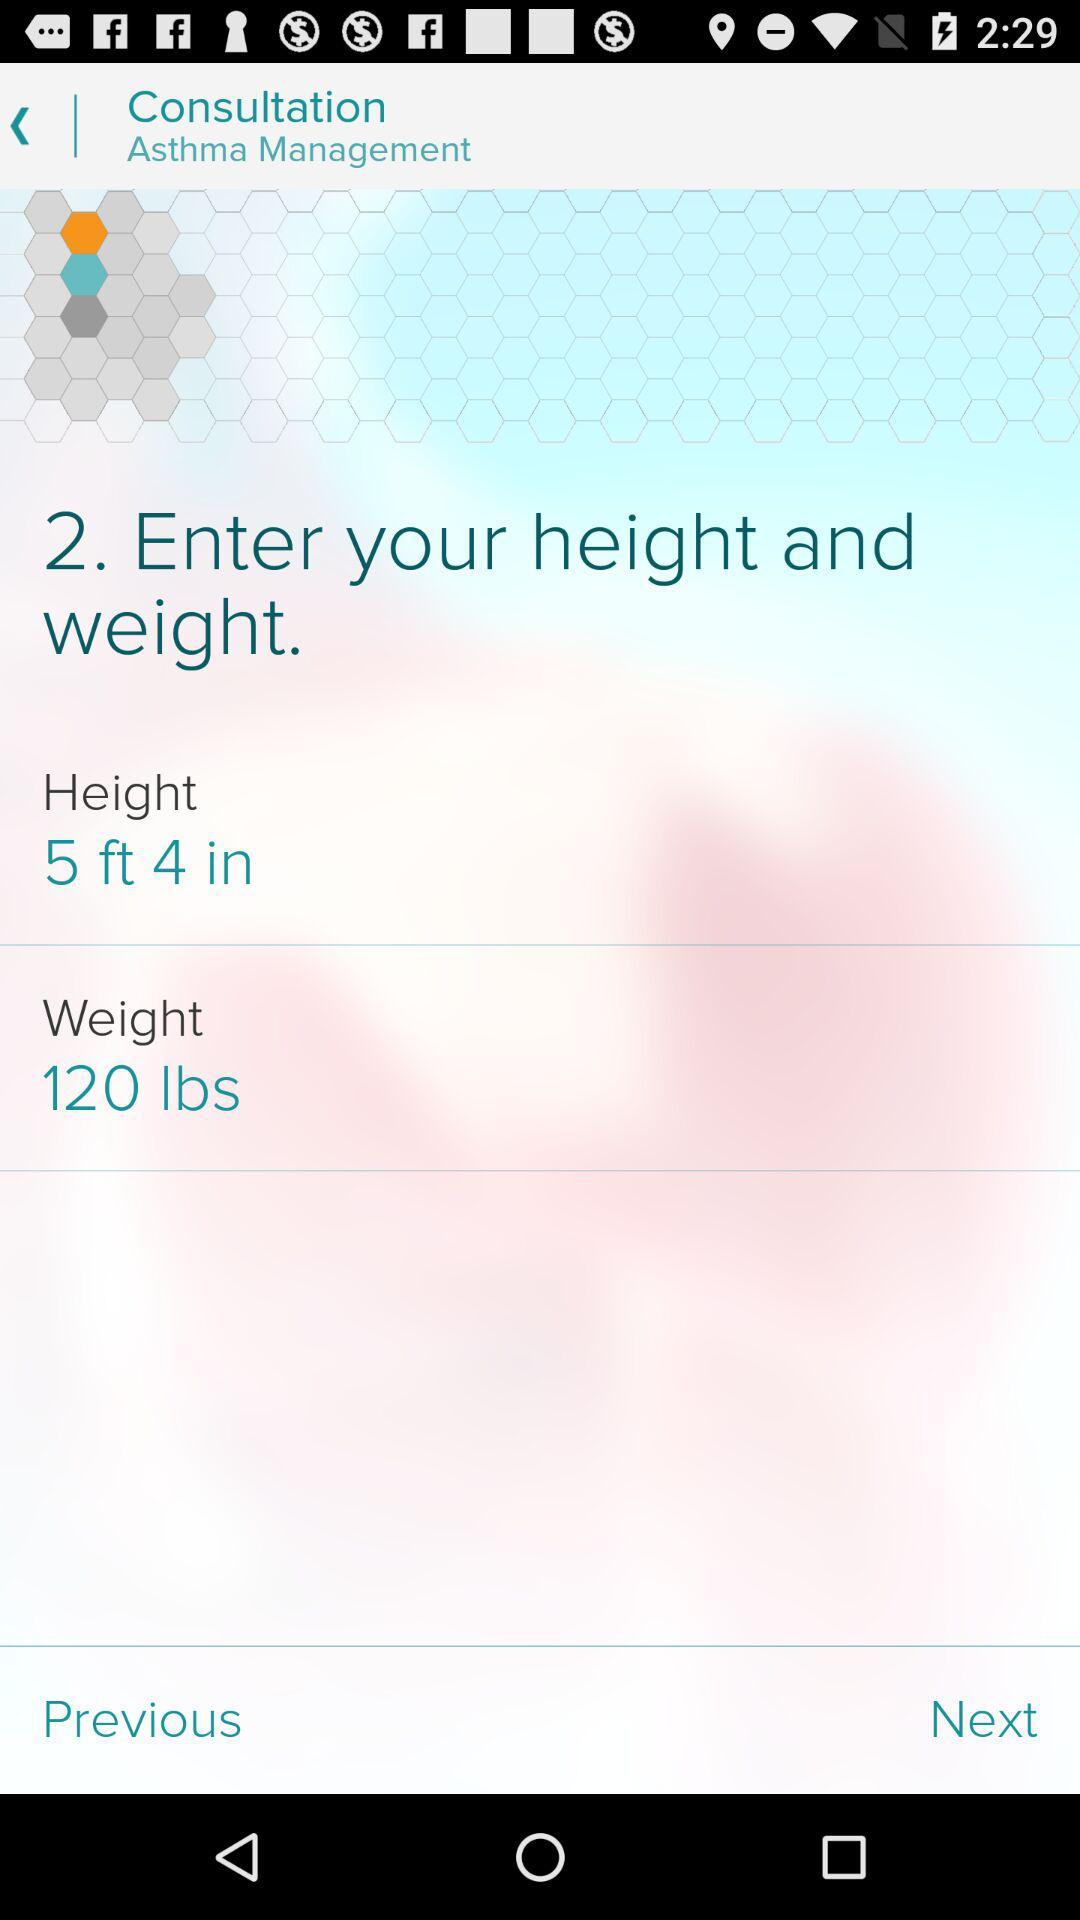 This screenshot has width=1080, height=1920. I want to click on icon above the weight app, so click(540, 863).